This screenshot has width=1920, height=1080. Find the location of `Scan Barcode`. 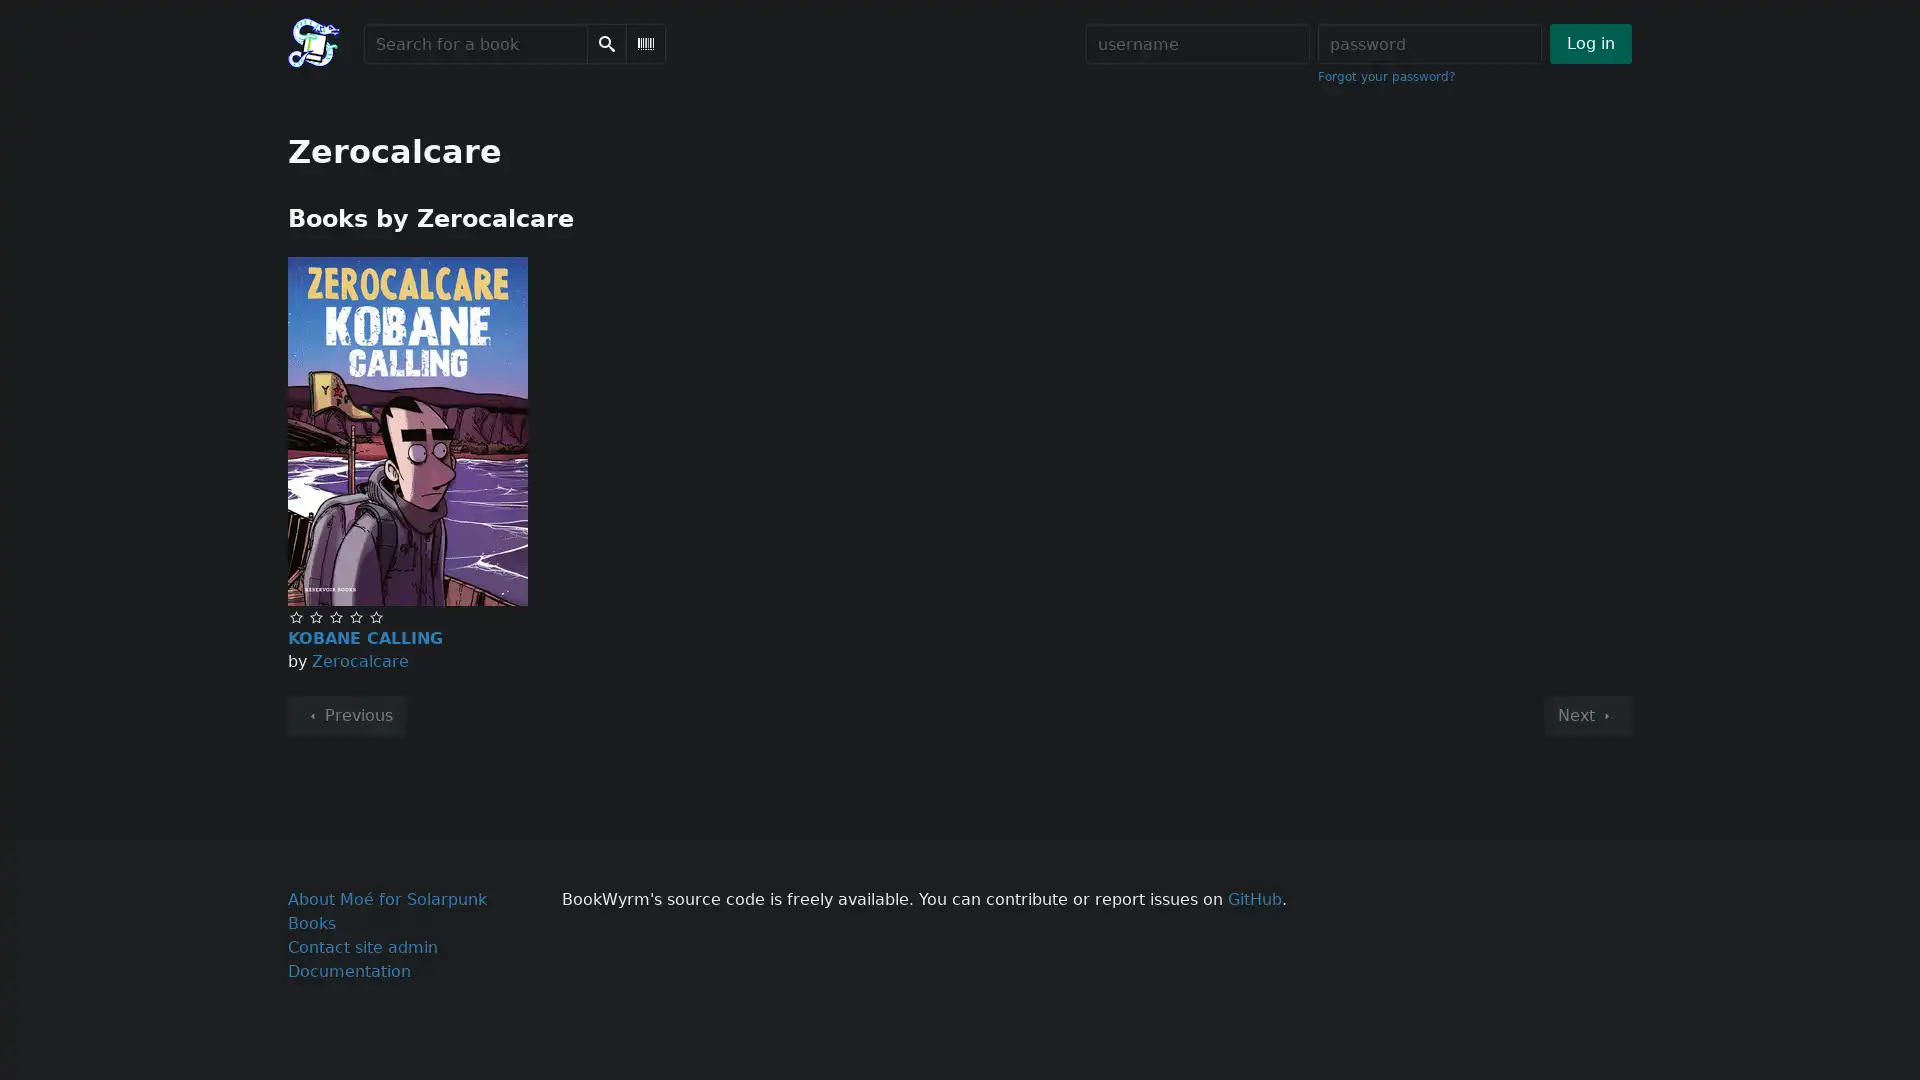

Scan Barcode is located at coordinates (646, 43).